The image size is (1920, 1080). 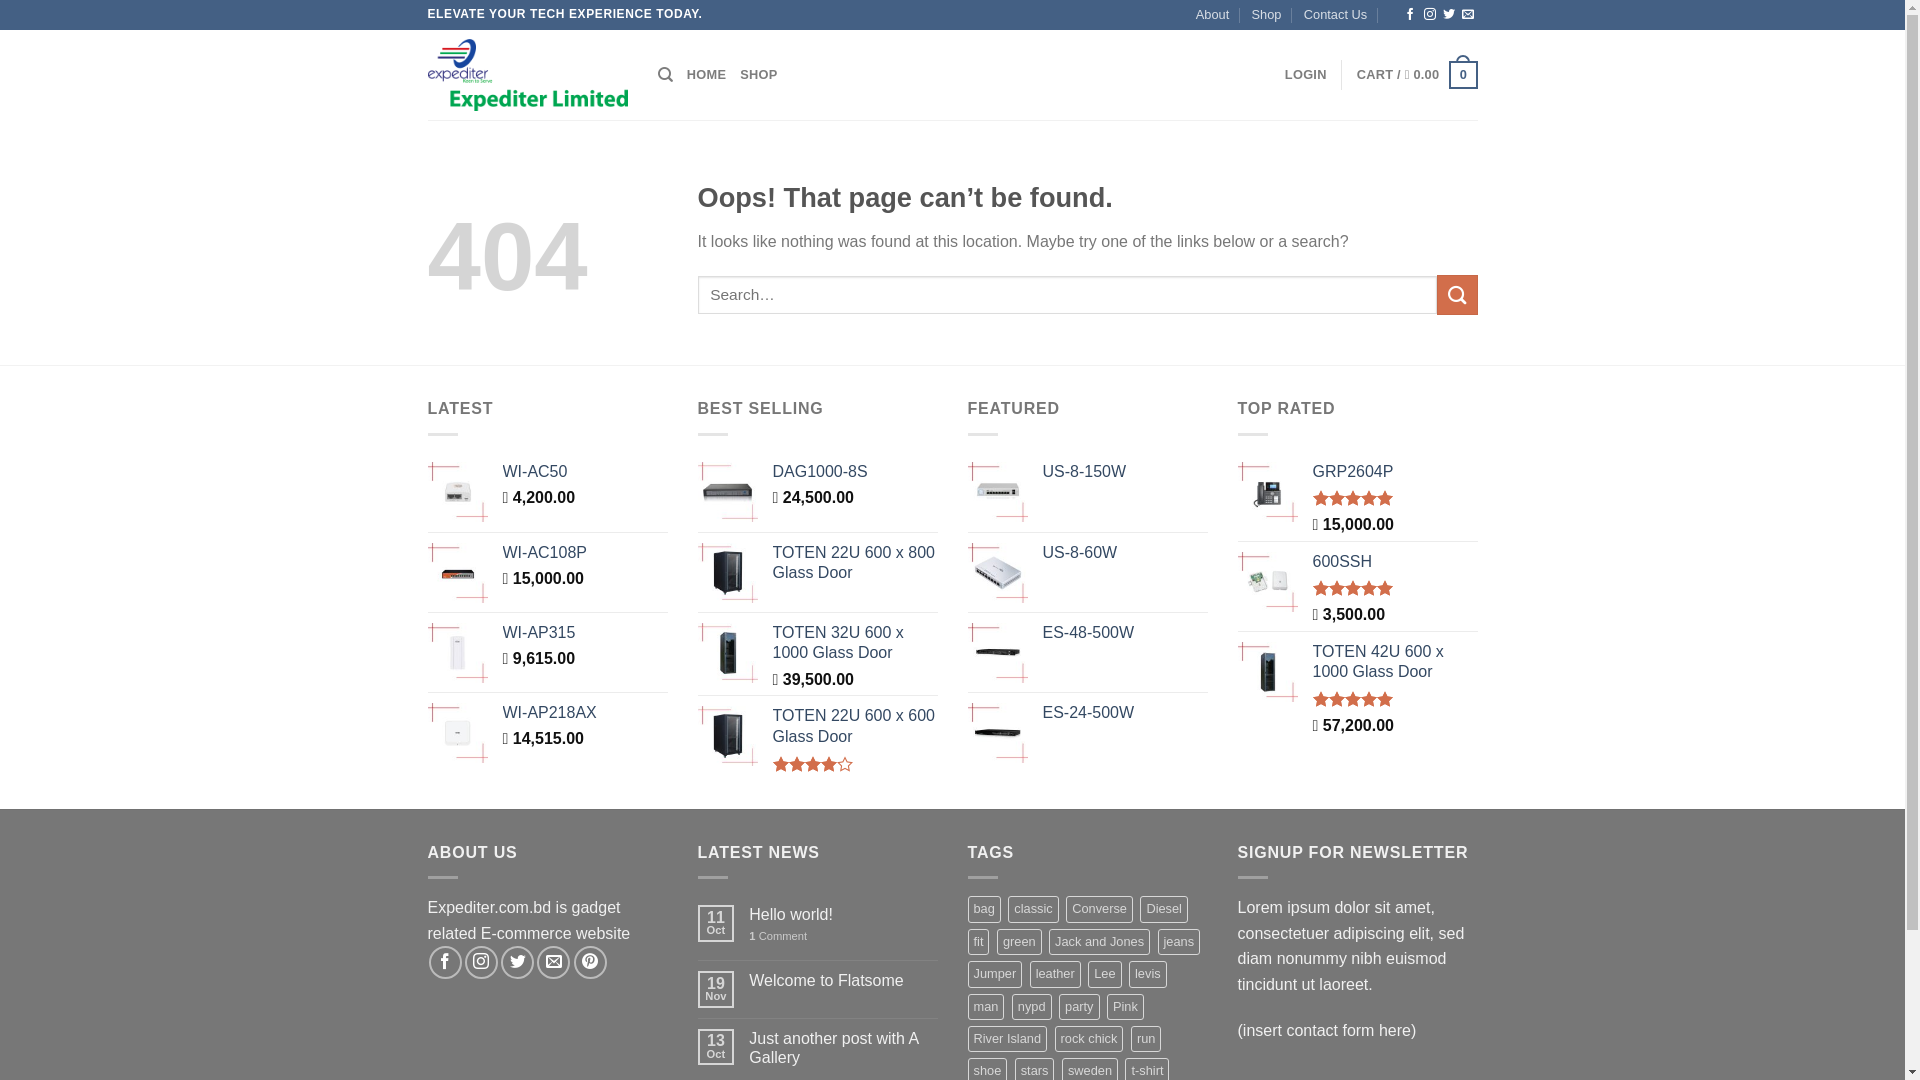 I want to click on 'LOGIN', so click(x=1305, y=73).